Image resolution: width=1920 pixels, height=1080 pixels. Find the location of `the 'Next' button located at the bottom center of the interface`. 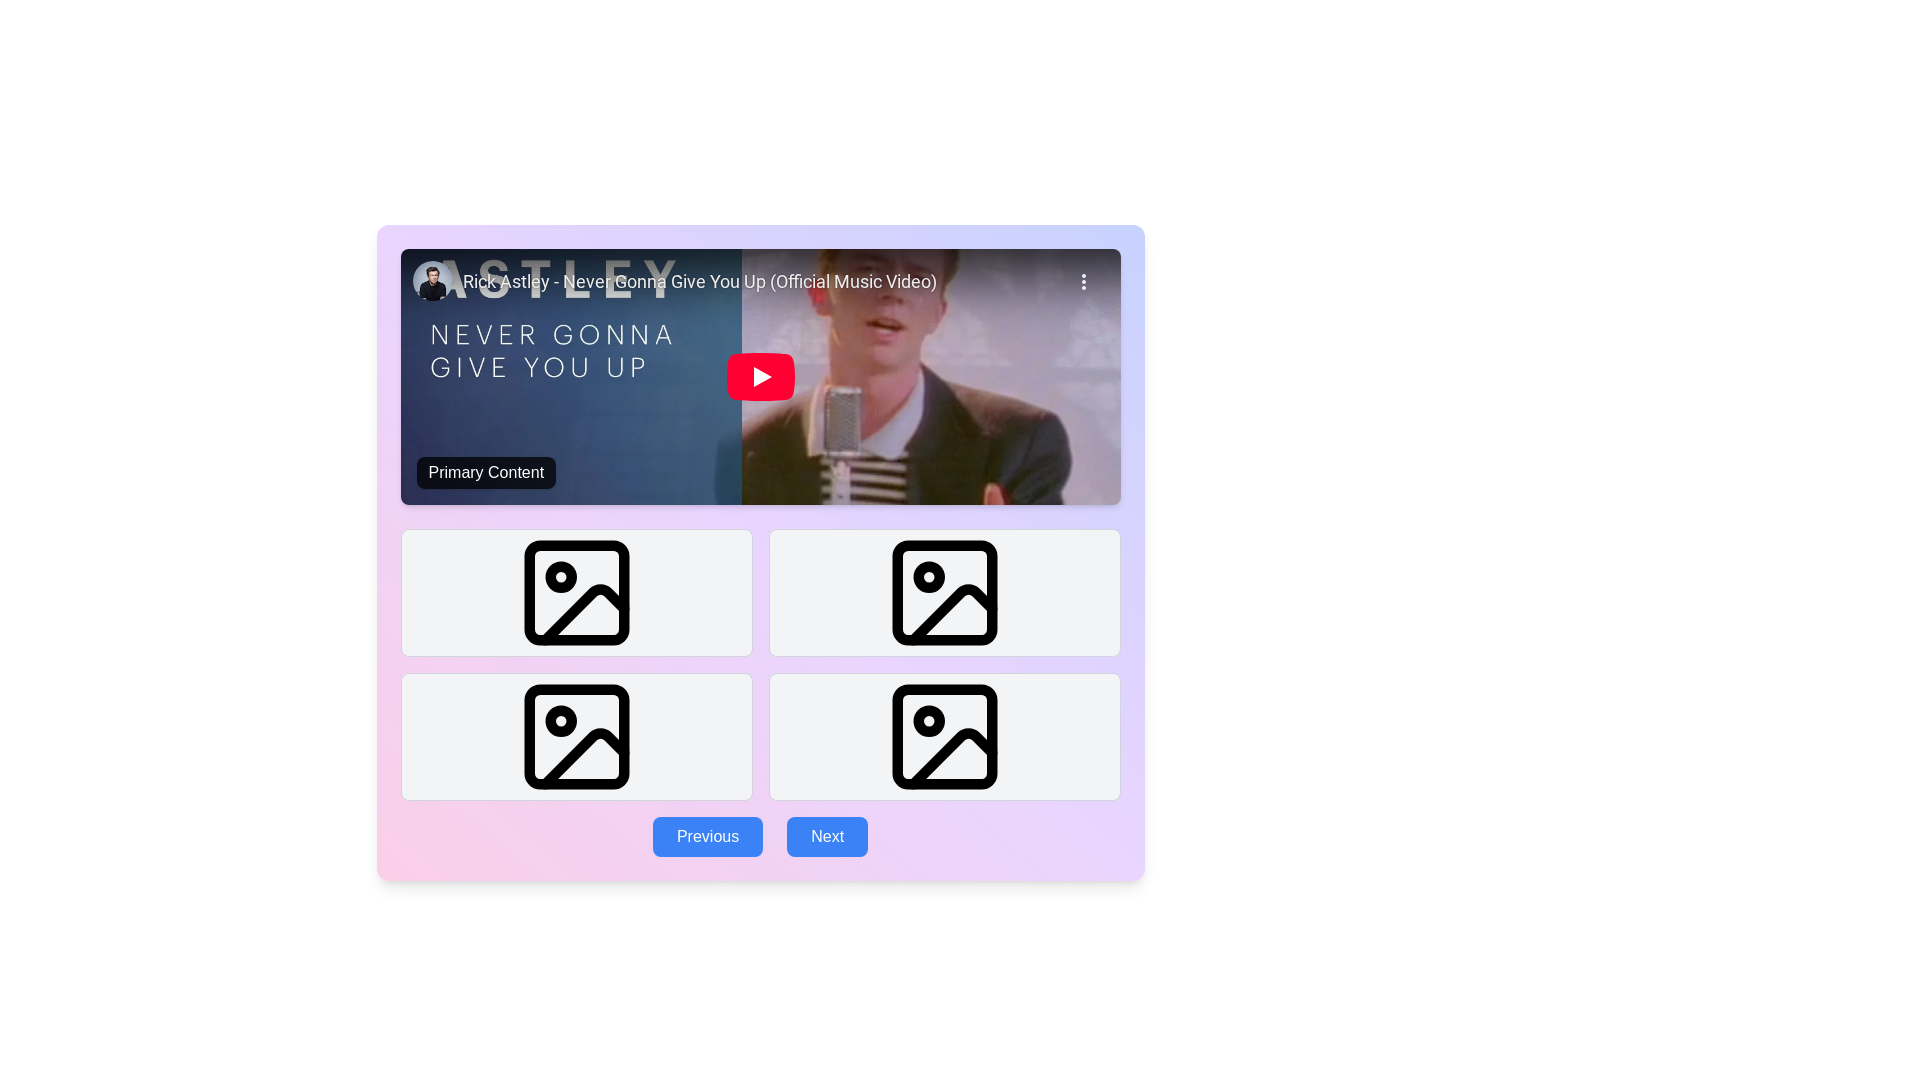

the 'Next' button located at the bottom center of the interface is located at coordinates (827, 837).